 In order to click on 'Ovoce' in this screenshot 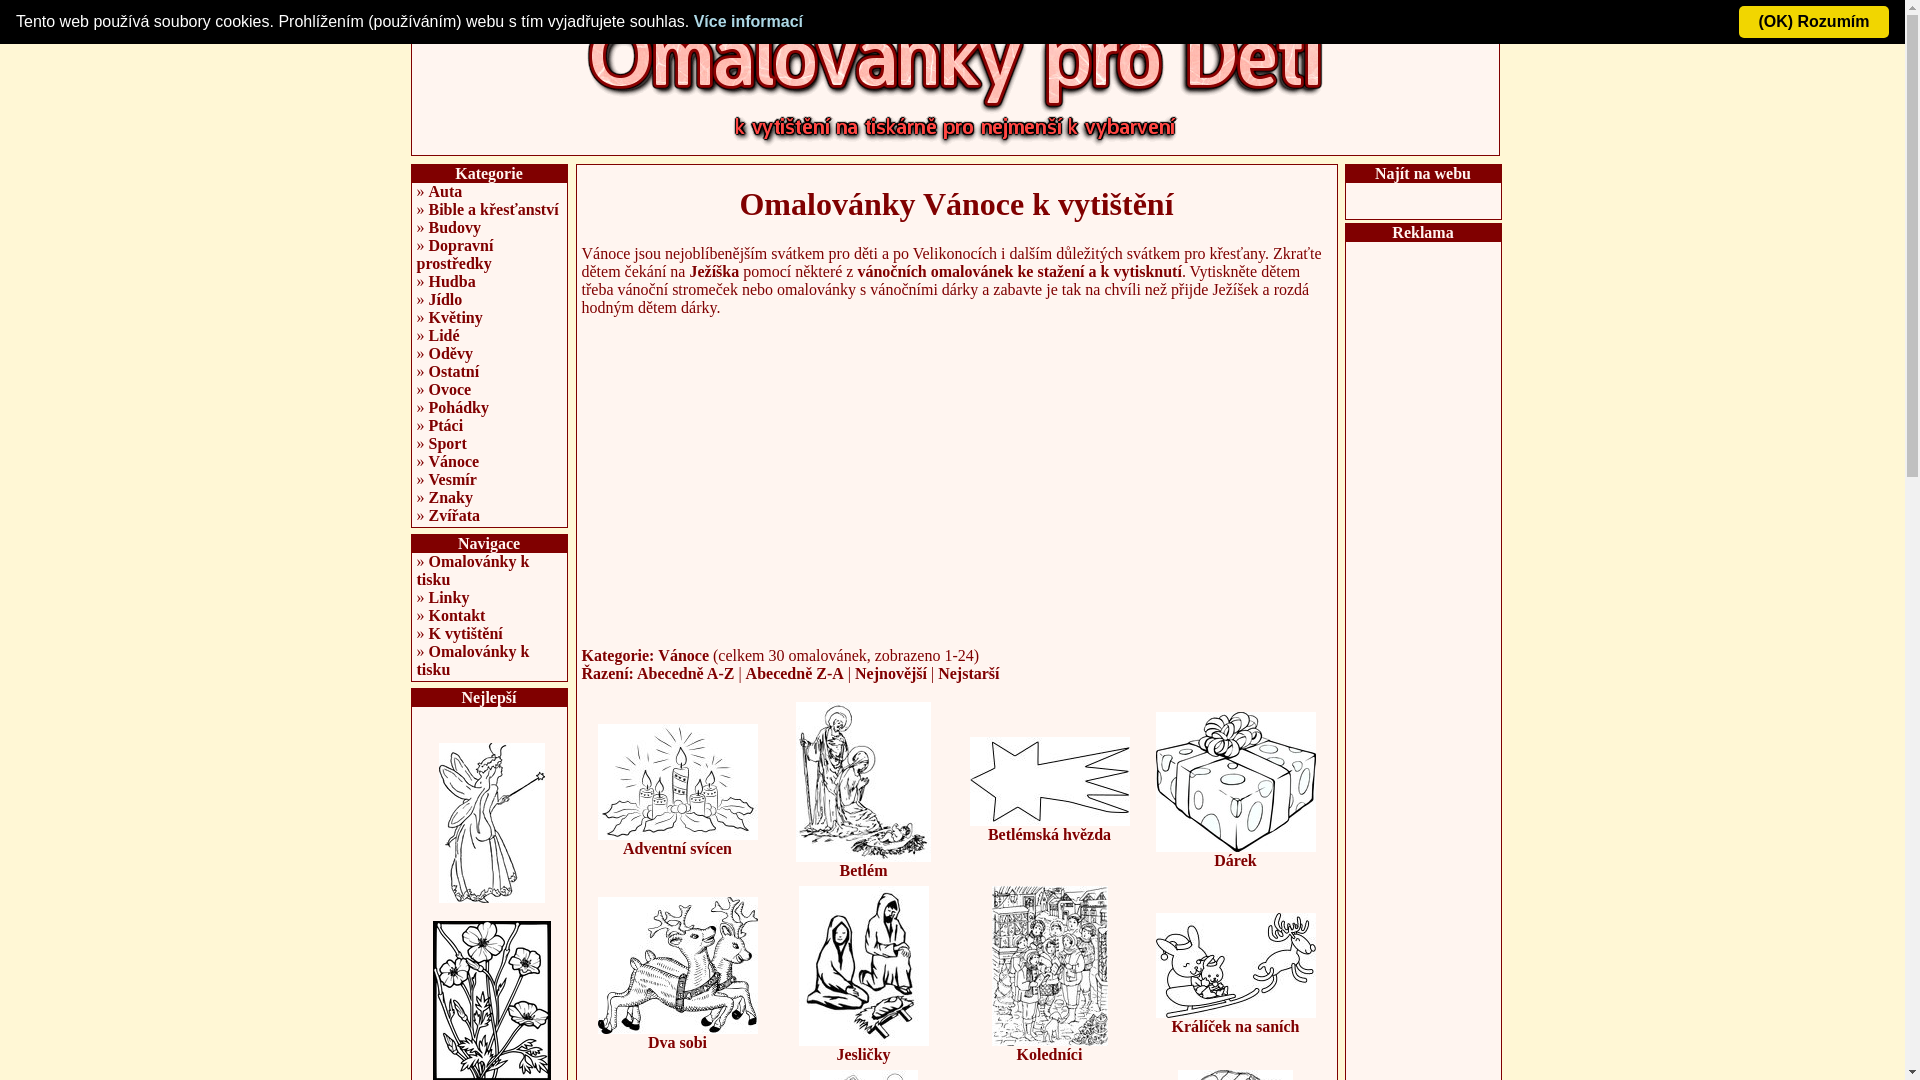, I will do `click(448, 389)`.